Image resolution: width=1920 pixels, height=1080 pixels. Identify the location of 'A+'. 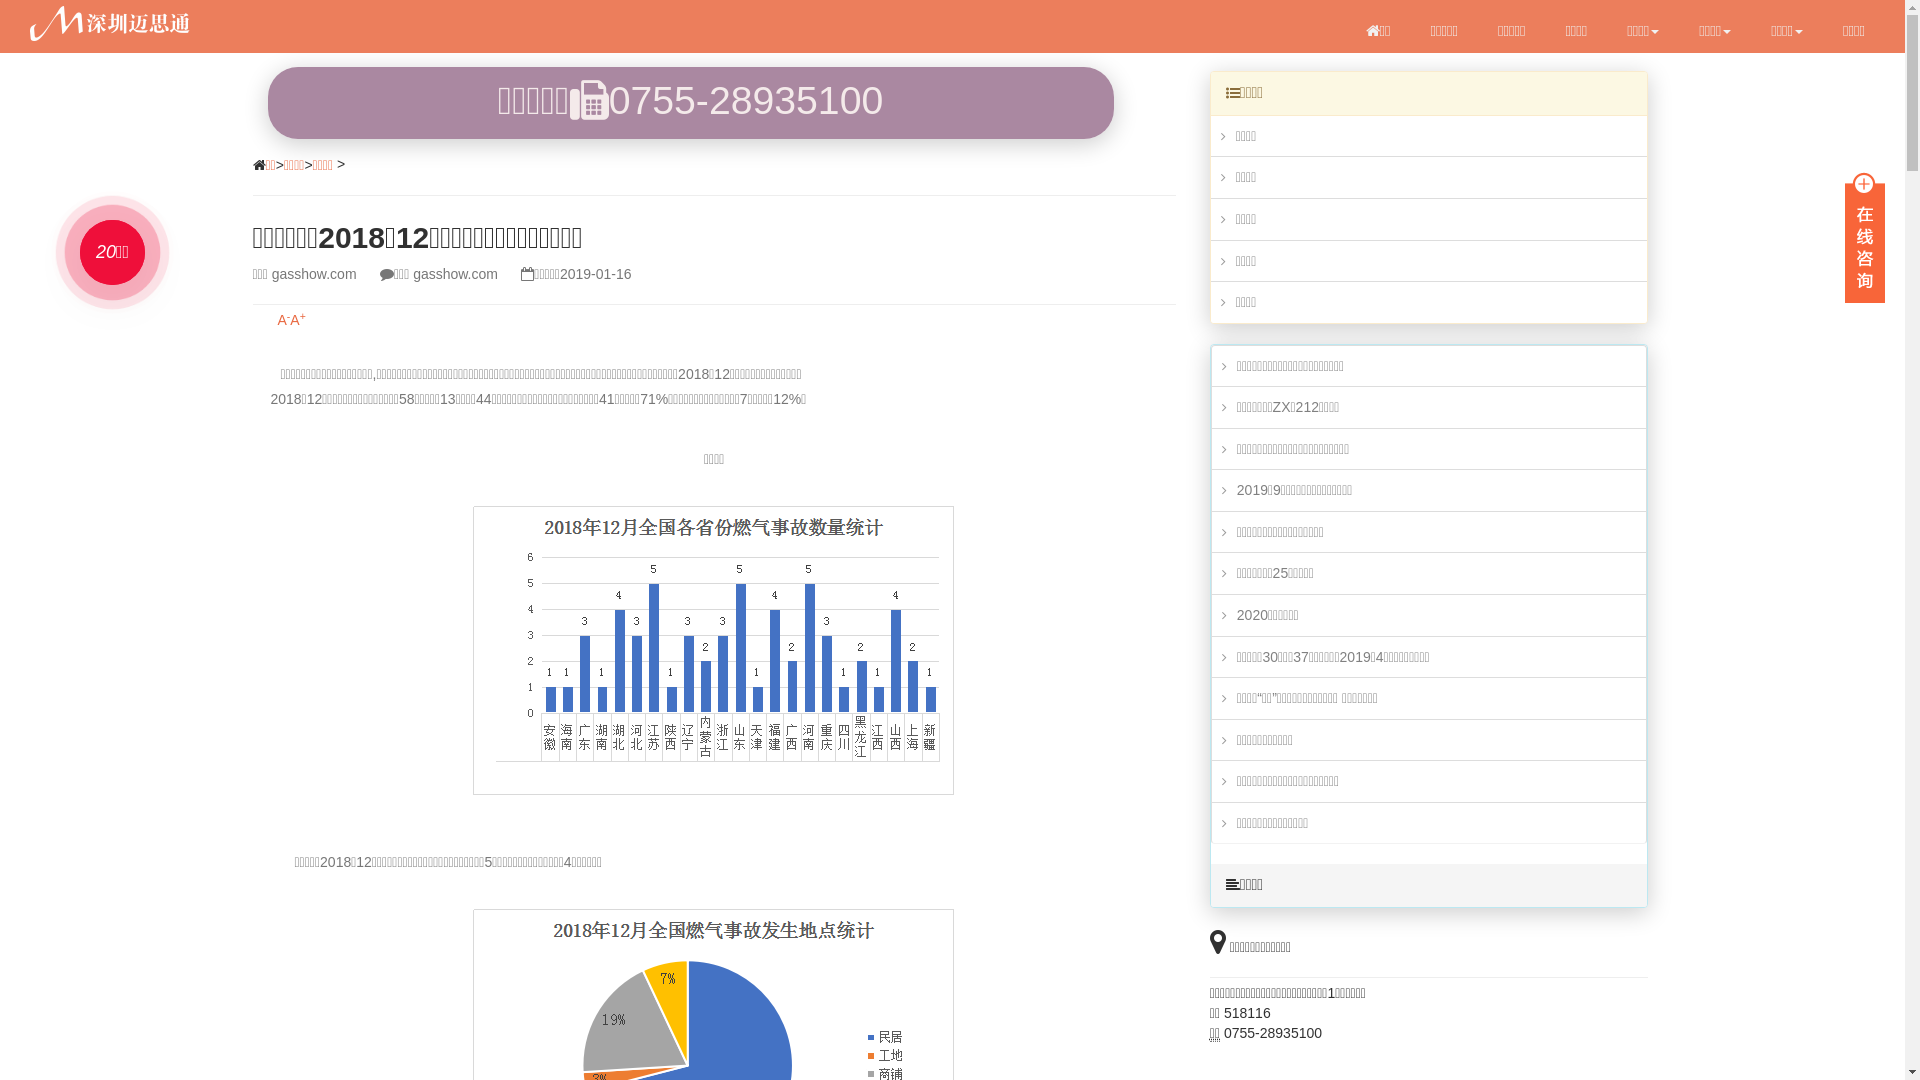
(288, 319).